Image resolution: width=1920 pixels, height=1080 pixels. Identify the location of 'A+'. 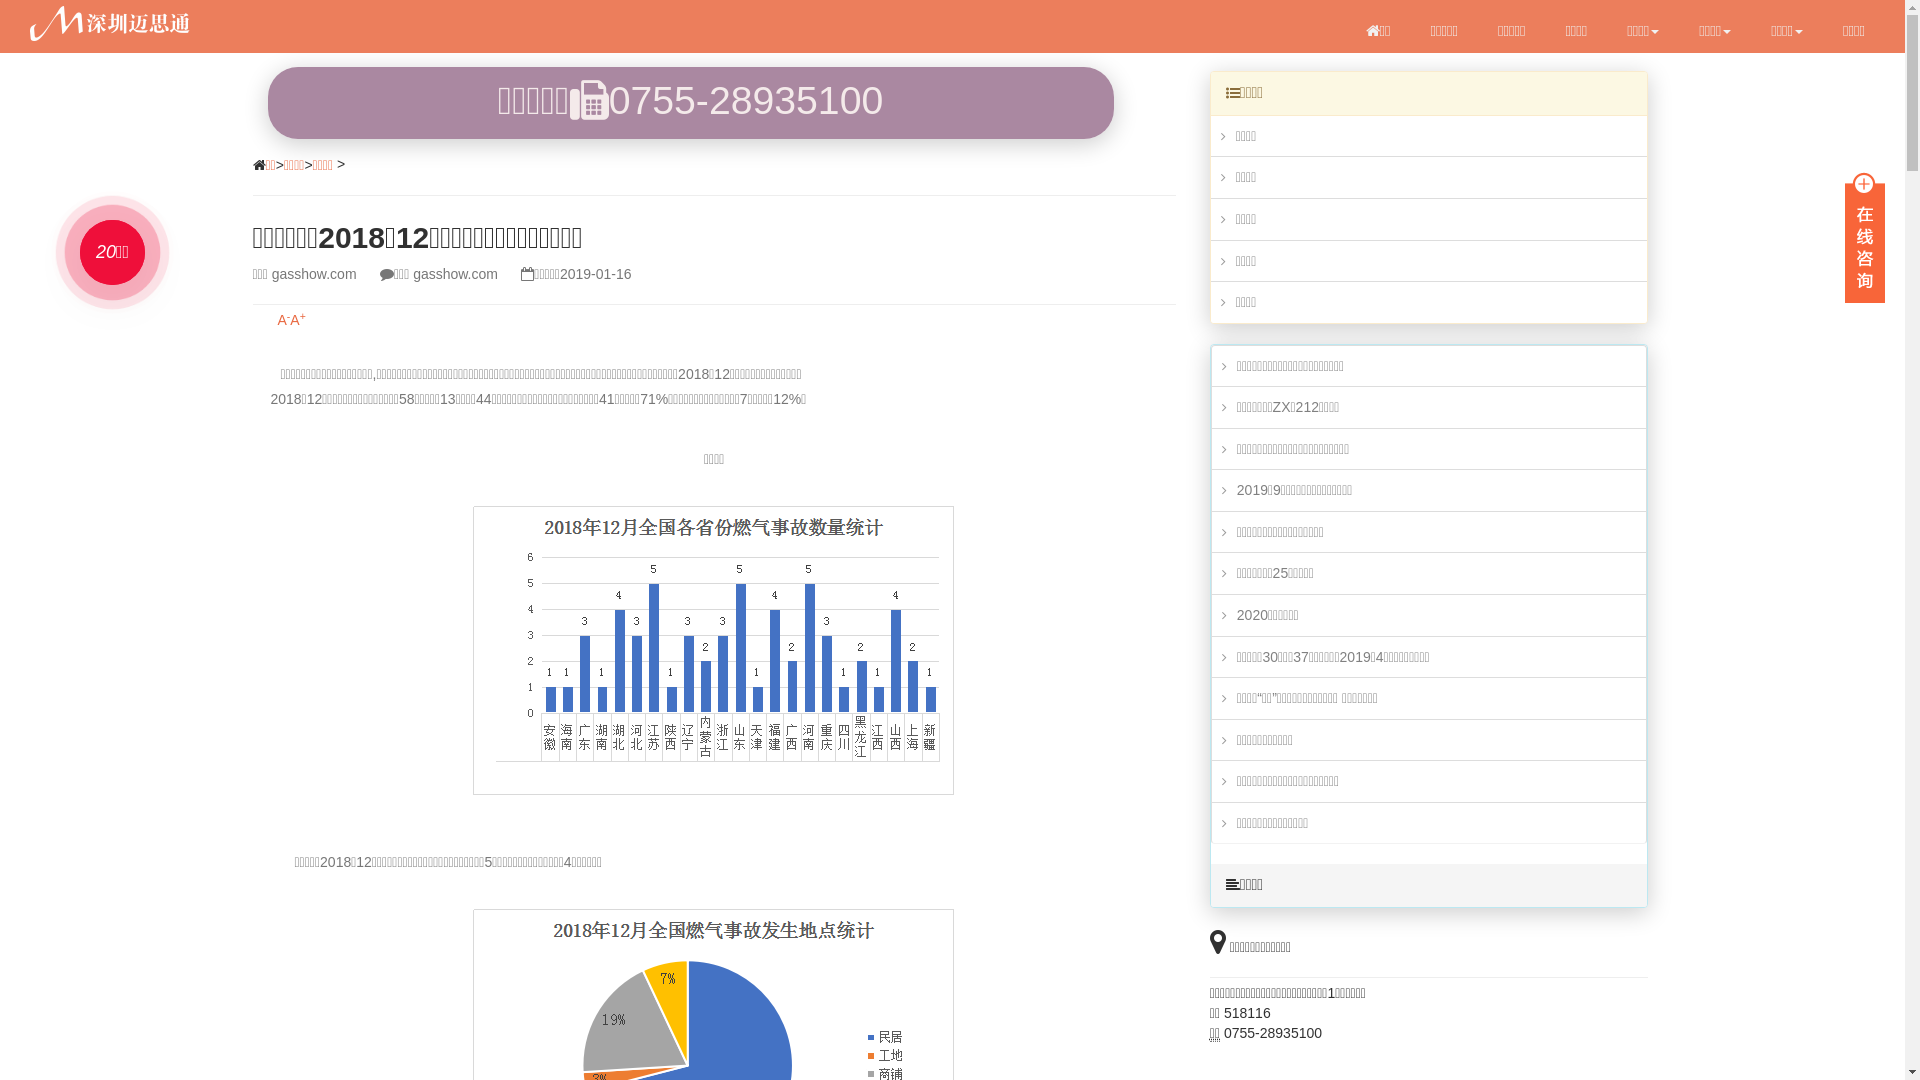
(288, 319).